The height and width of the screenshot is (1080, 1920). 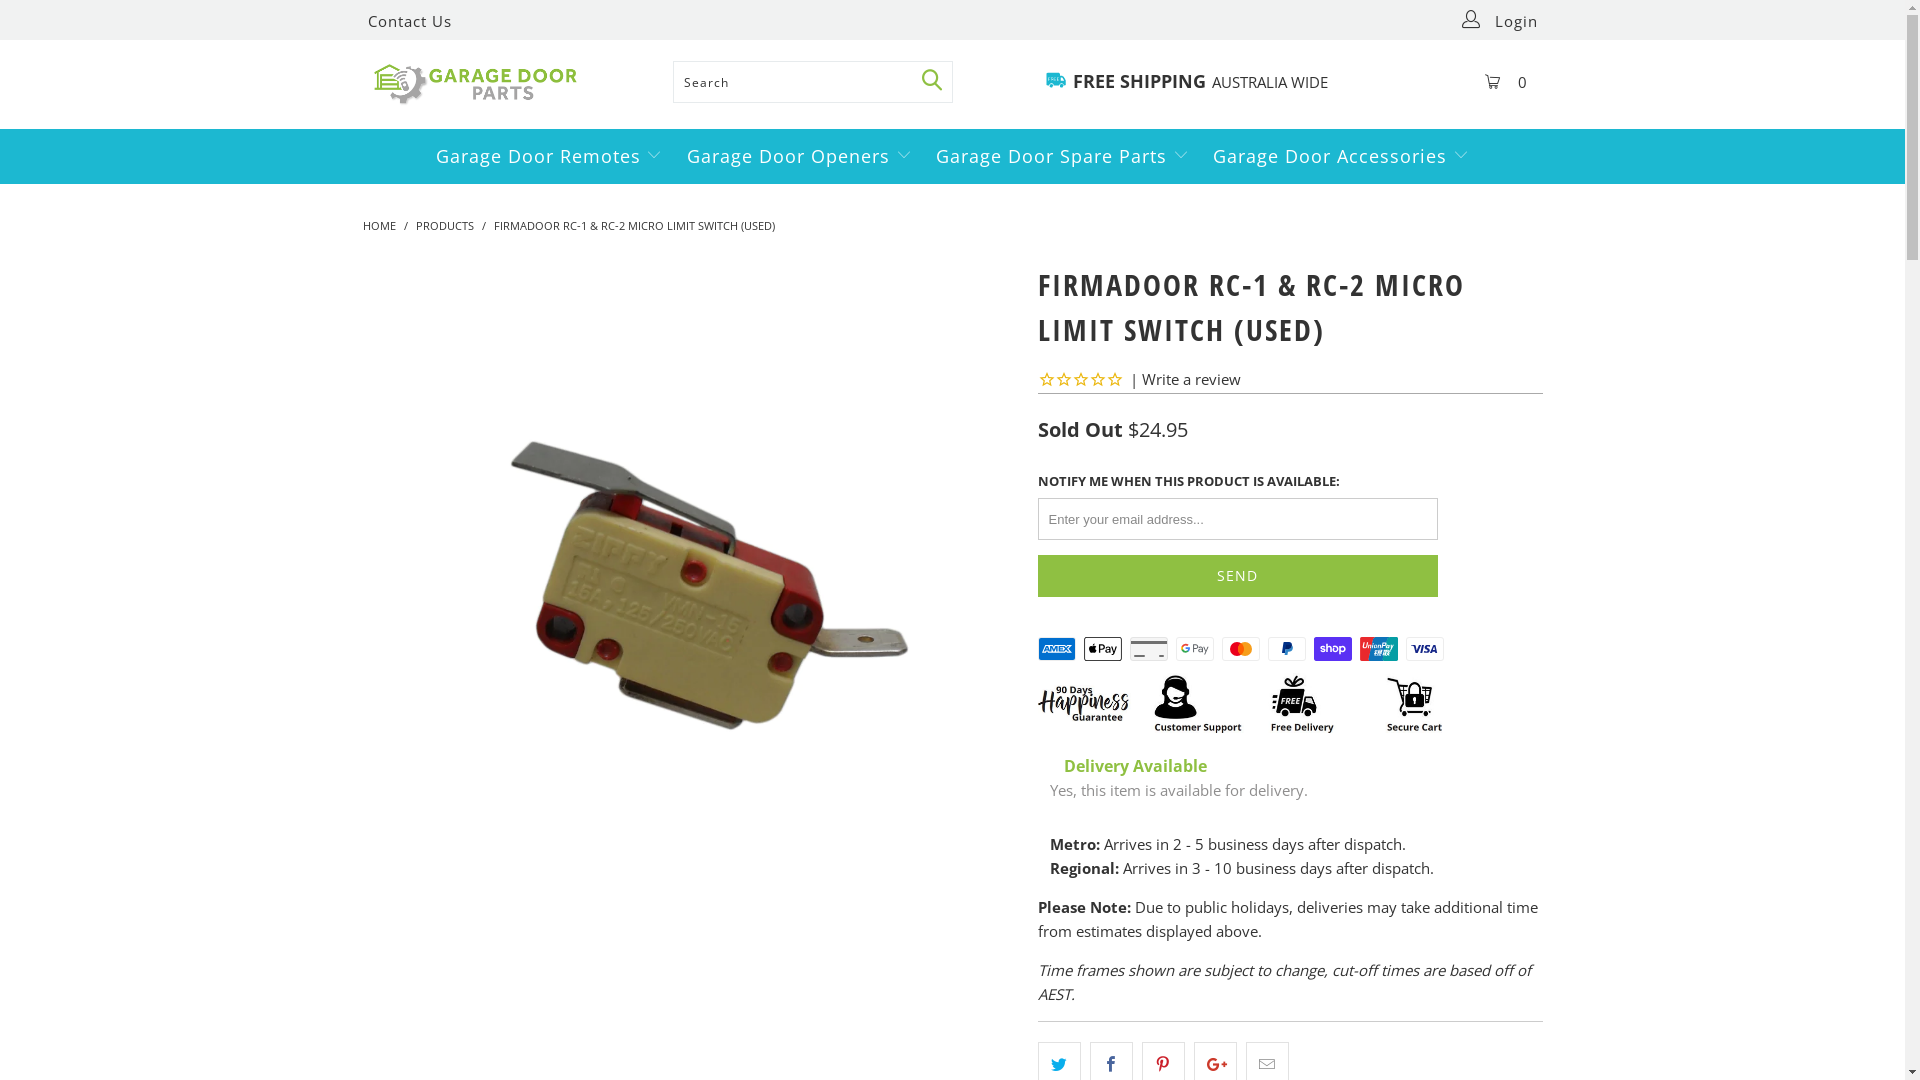 I want to click on 'GarageDoorParts', so click(x=512, y=83).